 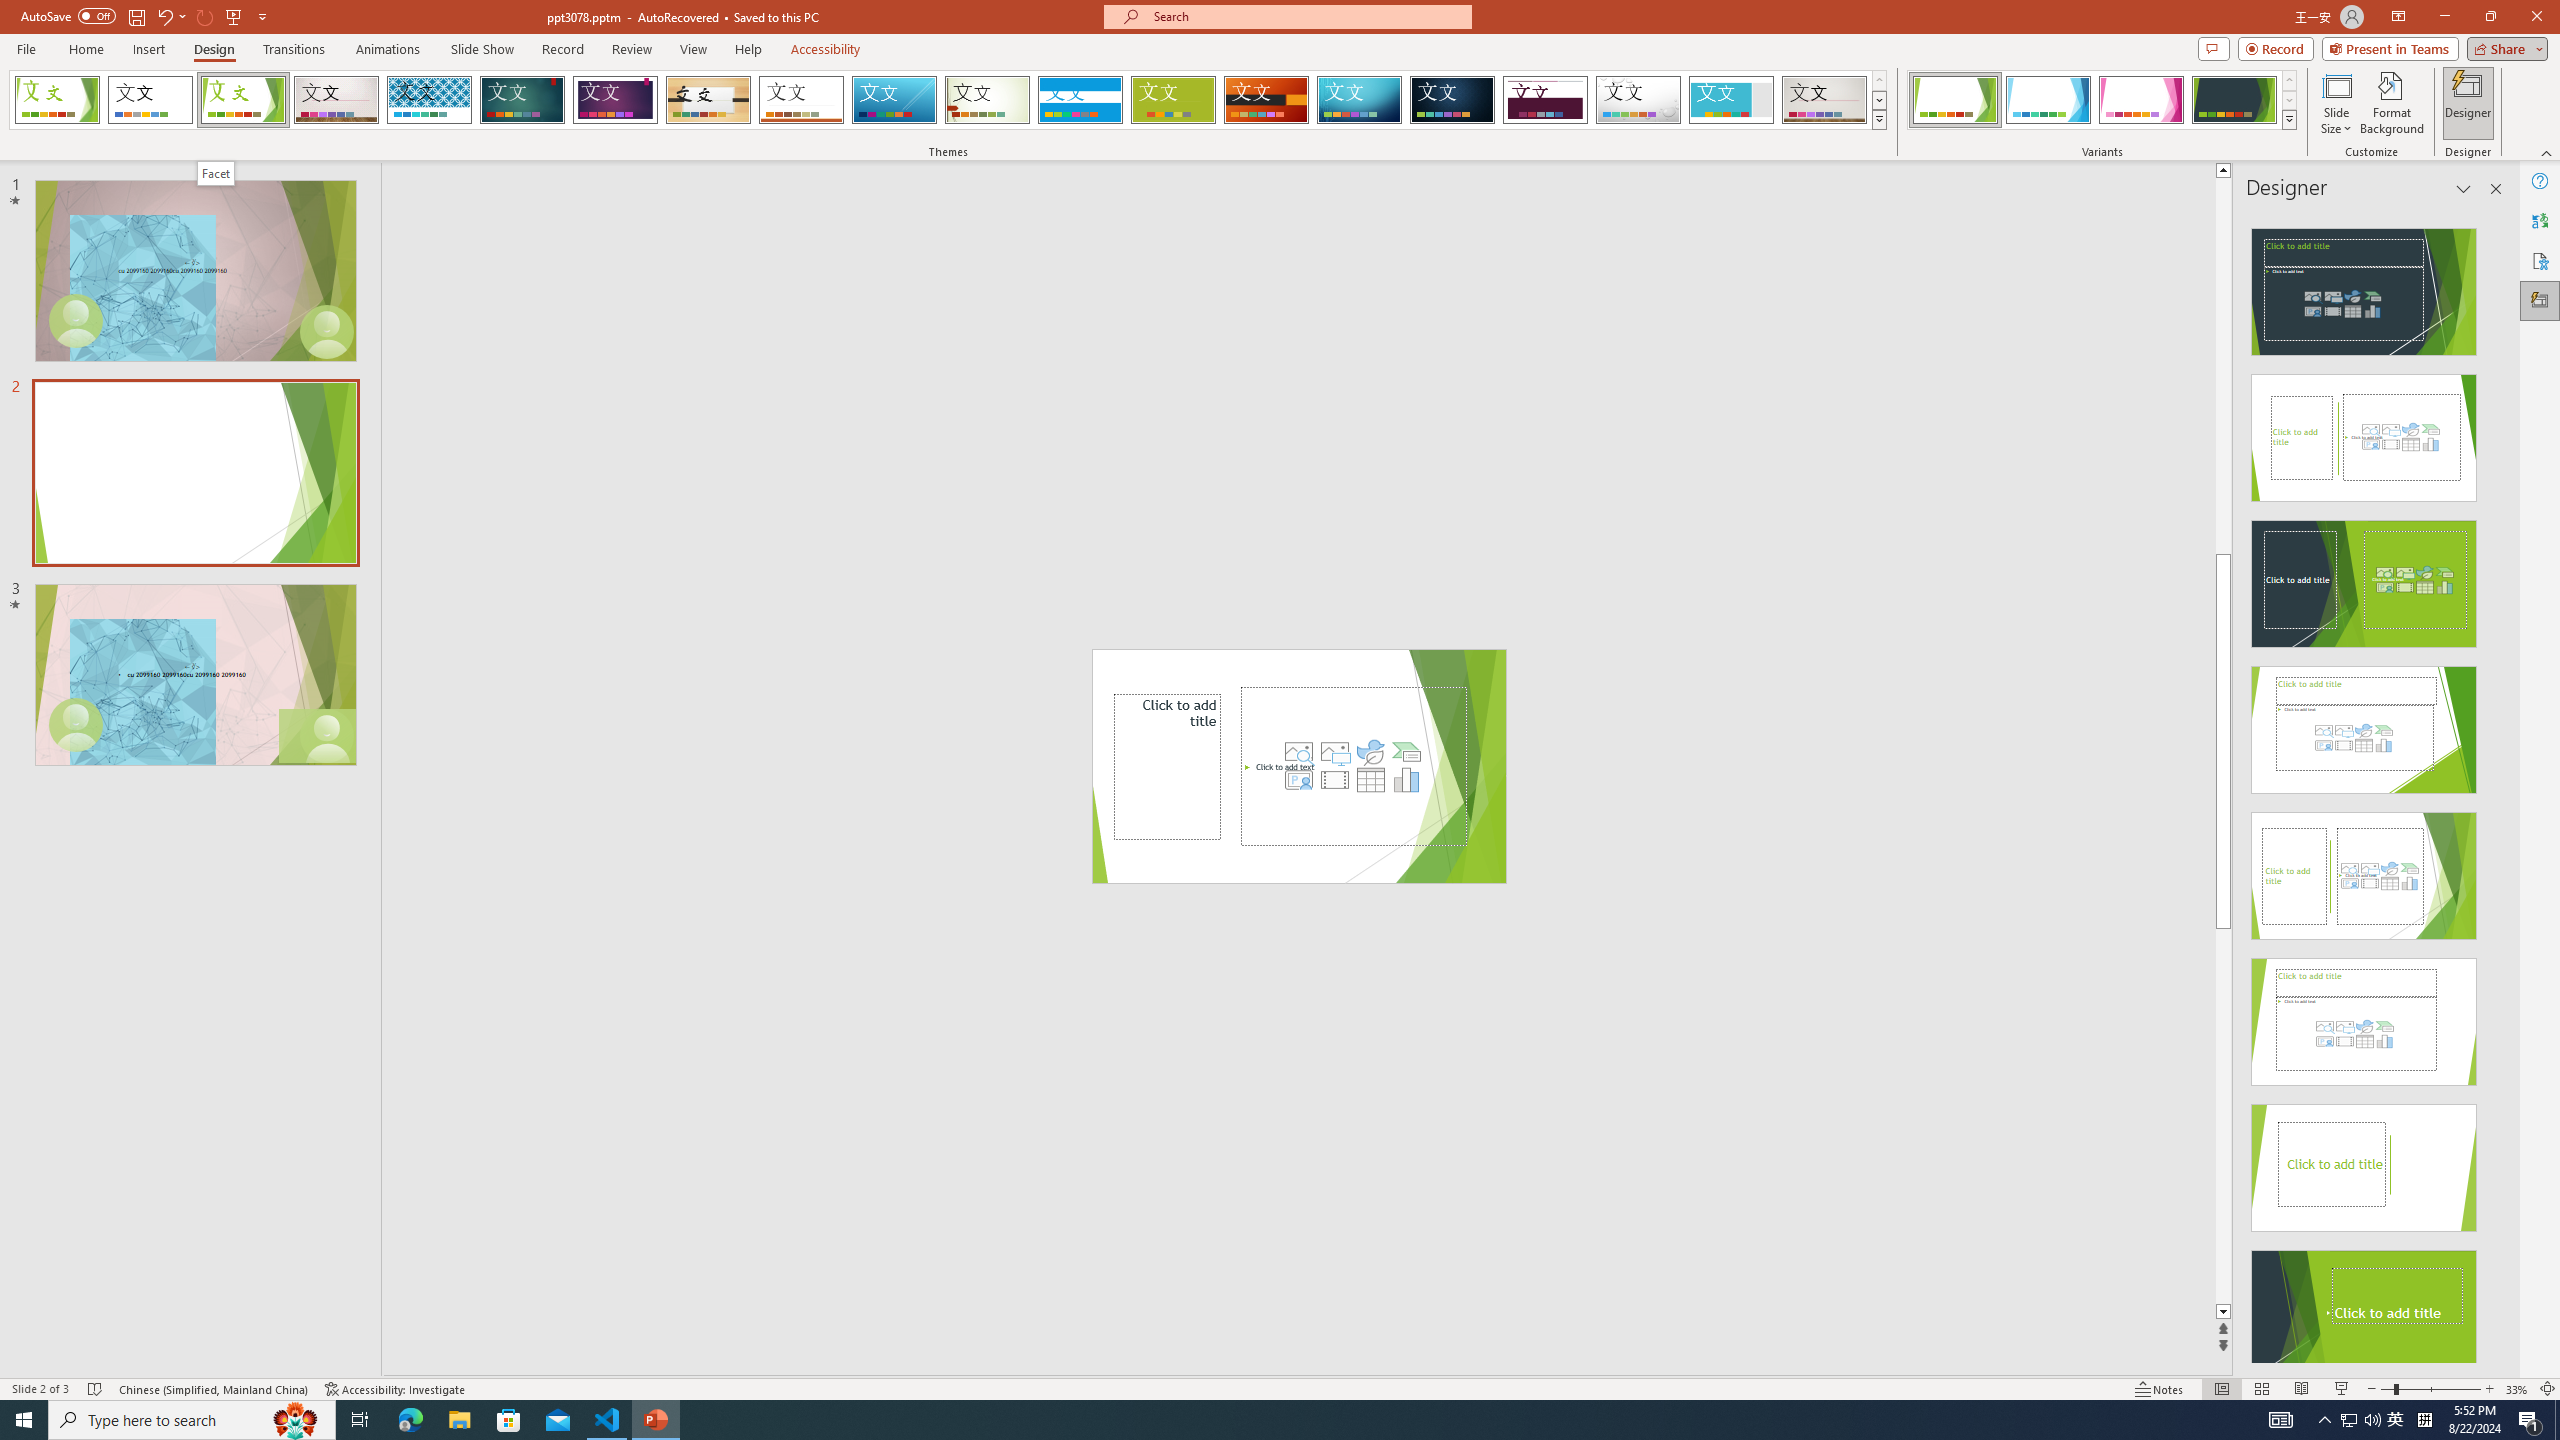 I want to click on 'Circuit', so click(x=1358, y=99).